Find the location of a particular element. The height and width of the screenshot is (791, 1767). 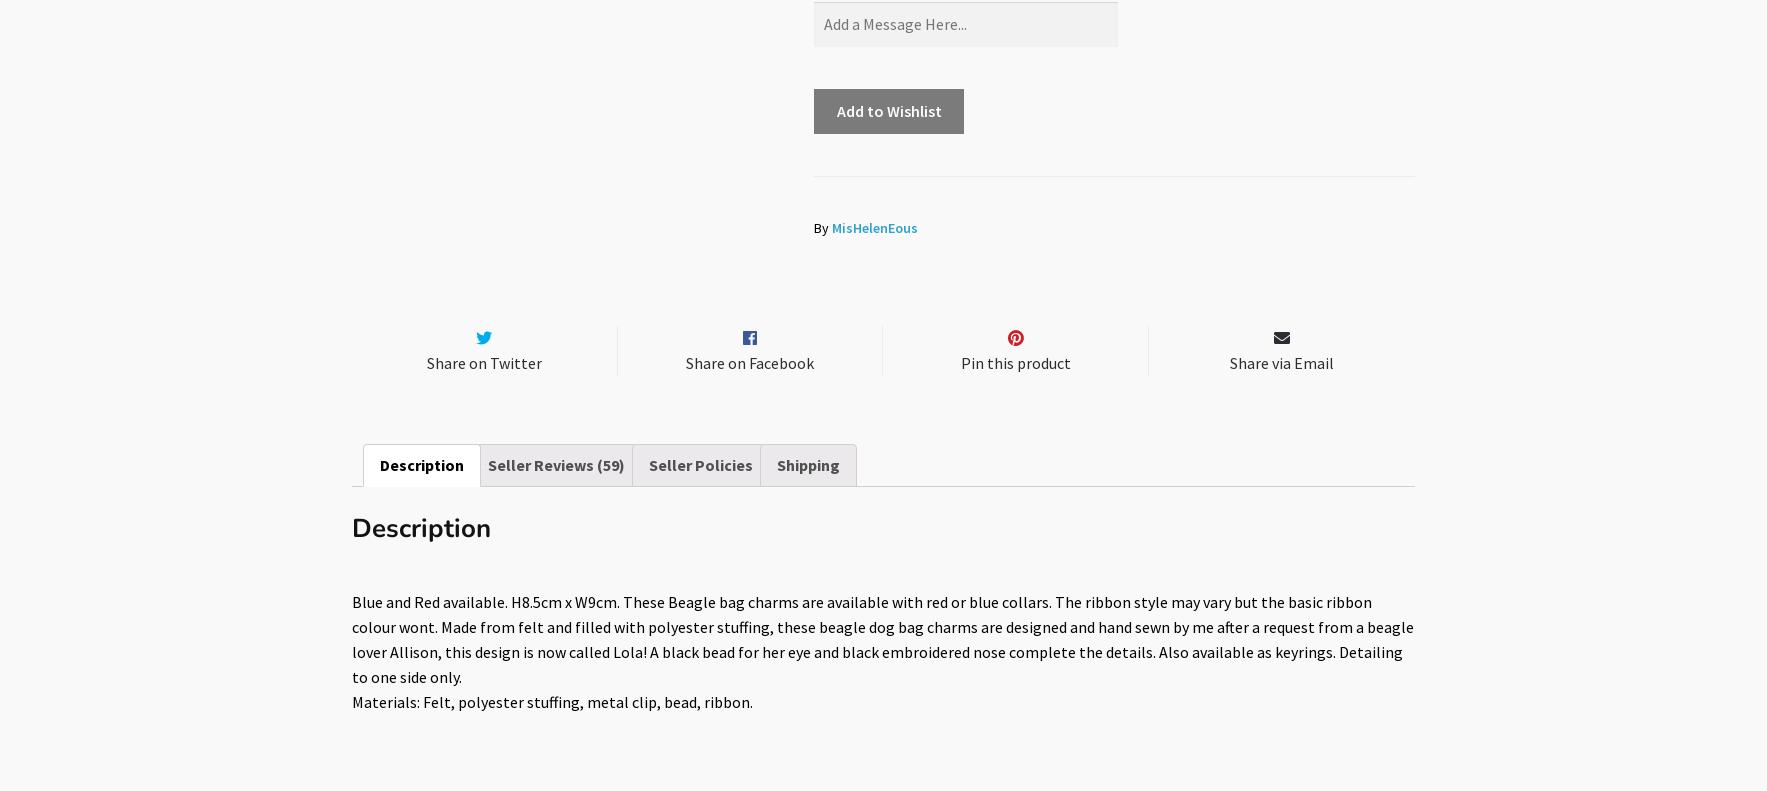

'Blue and Red available. H8.5cm x W9cm. These Beagle bag charms are available with red or blue collars. The ribbon style may vary but the basic ribbon colour wont. Made from felt and filled with polyester stuffing, these beagle dog bag charms are designed and hand sewn by me after a request from a beagle lover Allison, this design is now called Lola! A black bead for her eye and black embroidered nose complete the details. Also available as keyrings. Detailing to one side only.' is located at coordinates (881, 639).